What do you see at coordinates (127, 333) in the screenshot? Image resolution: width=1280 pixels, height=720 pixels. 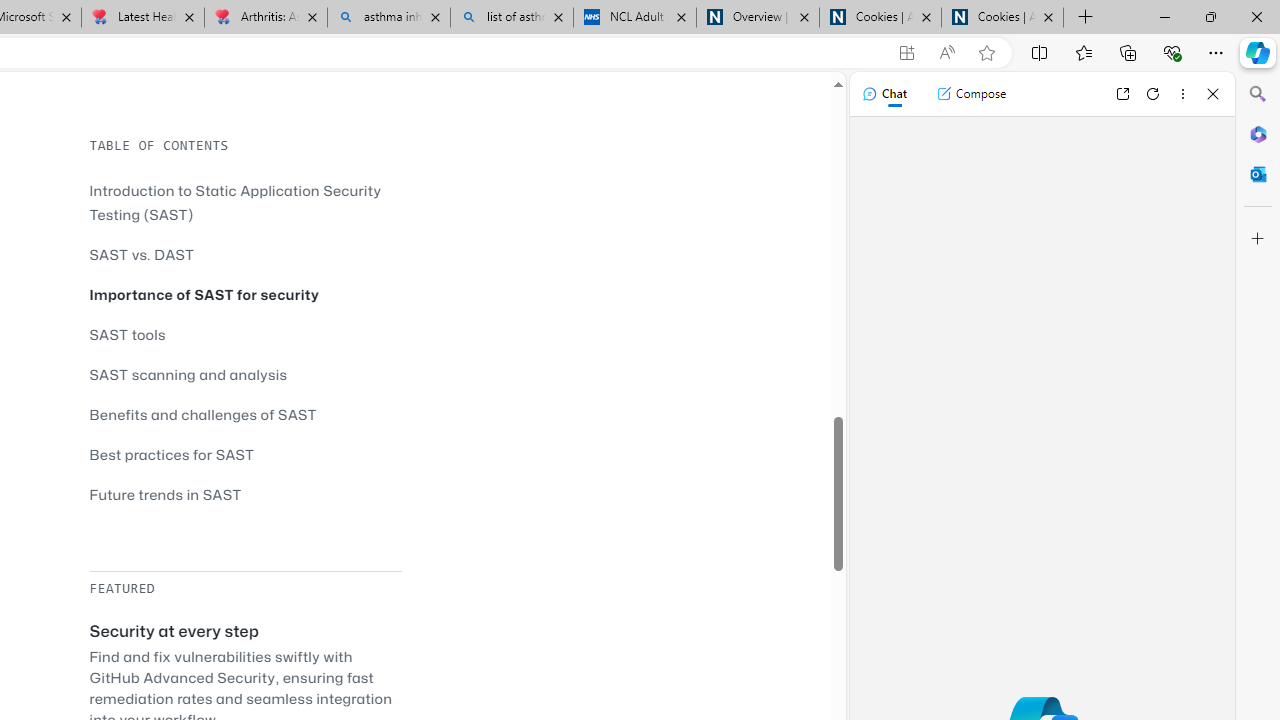 I see `'SAST tools'` at bounding box center [127, 333].